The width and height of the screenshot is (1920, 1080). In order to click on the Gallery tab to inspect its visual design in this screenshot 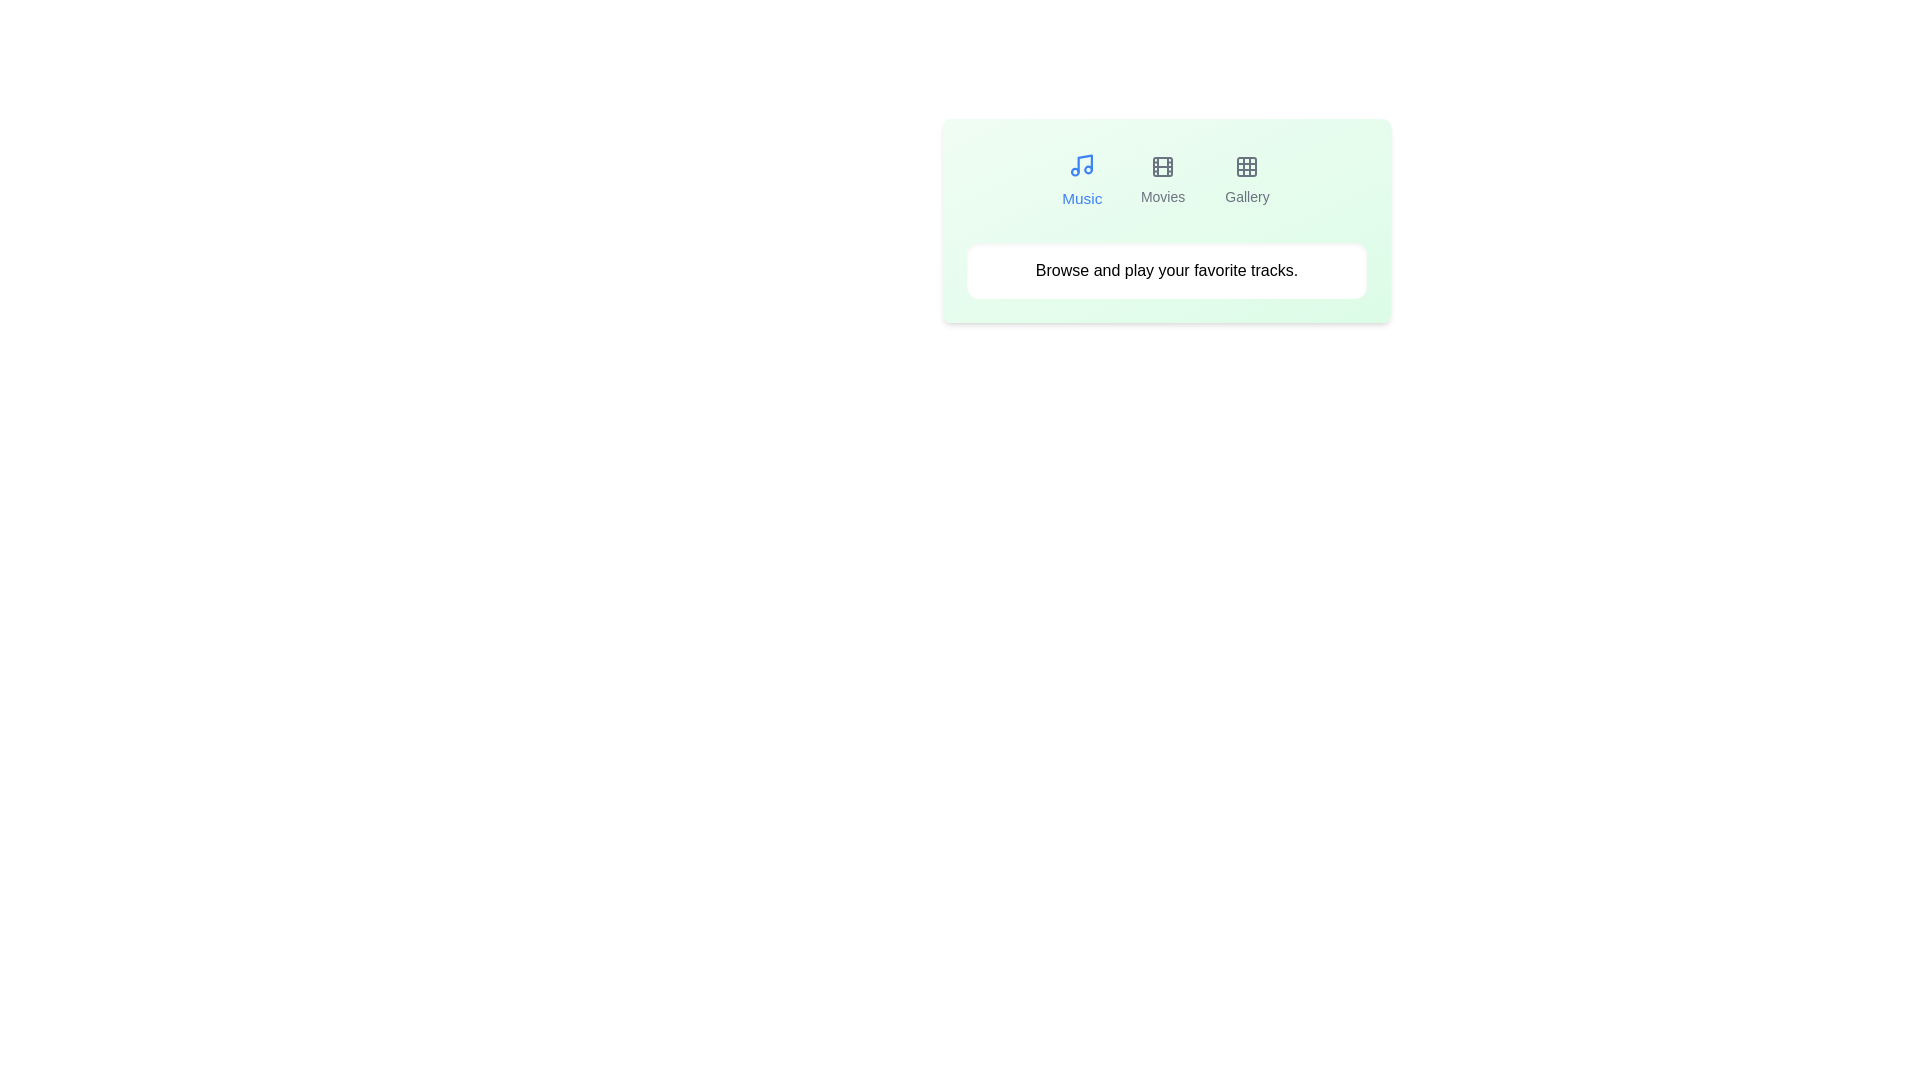, I will do `click(1246, 181)`.